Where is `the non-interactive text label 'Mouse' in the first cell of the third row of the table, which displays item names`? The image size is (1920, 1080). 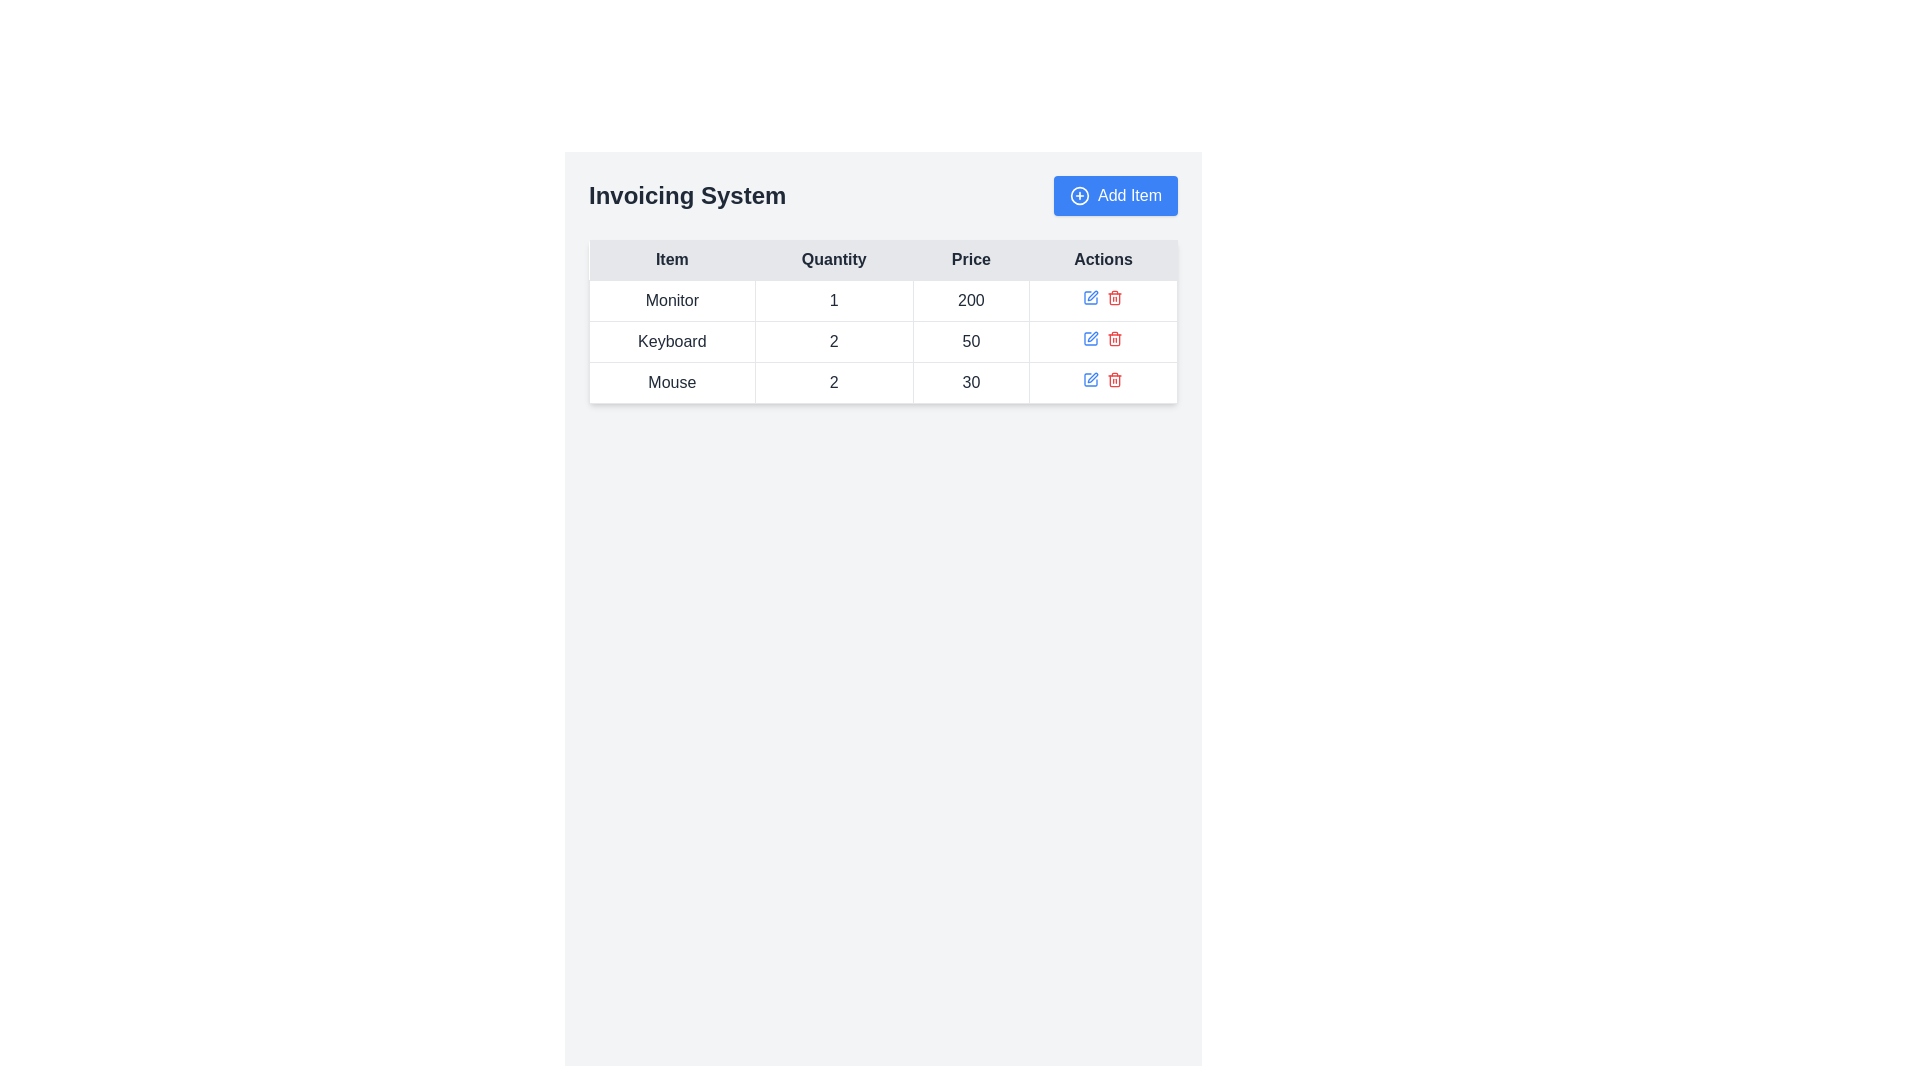
the non-interactive text label 'Mouse' in the first cell of the third row of the table, which displays item names is located at coordinates (672, 382).